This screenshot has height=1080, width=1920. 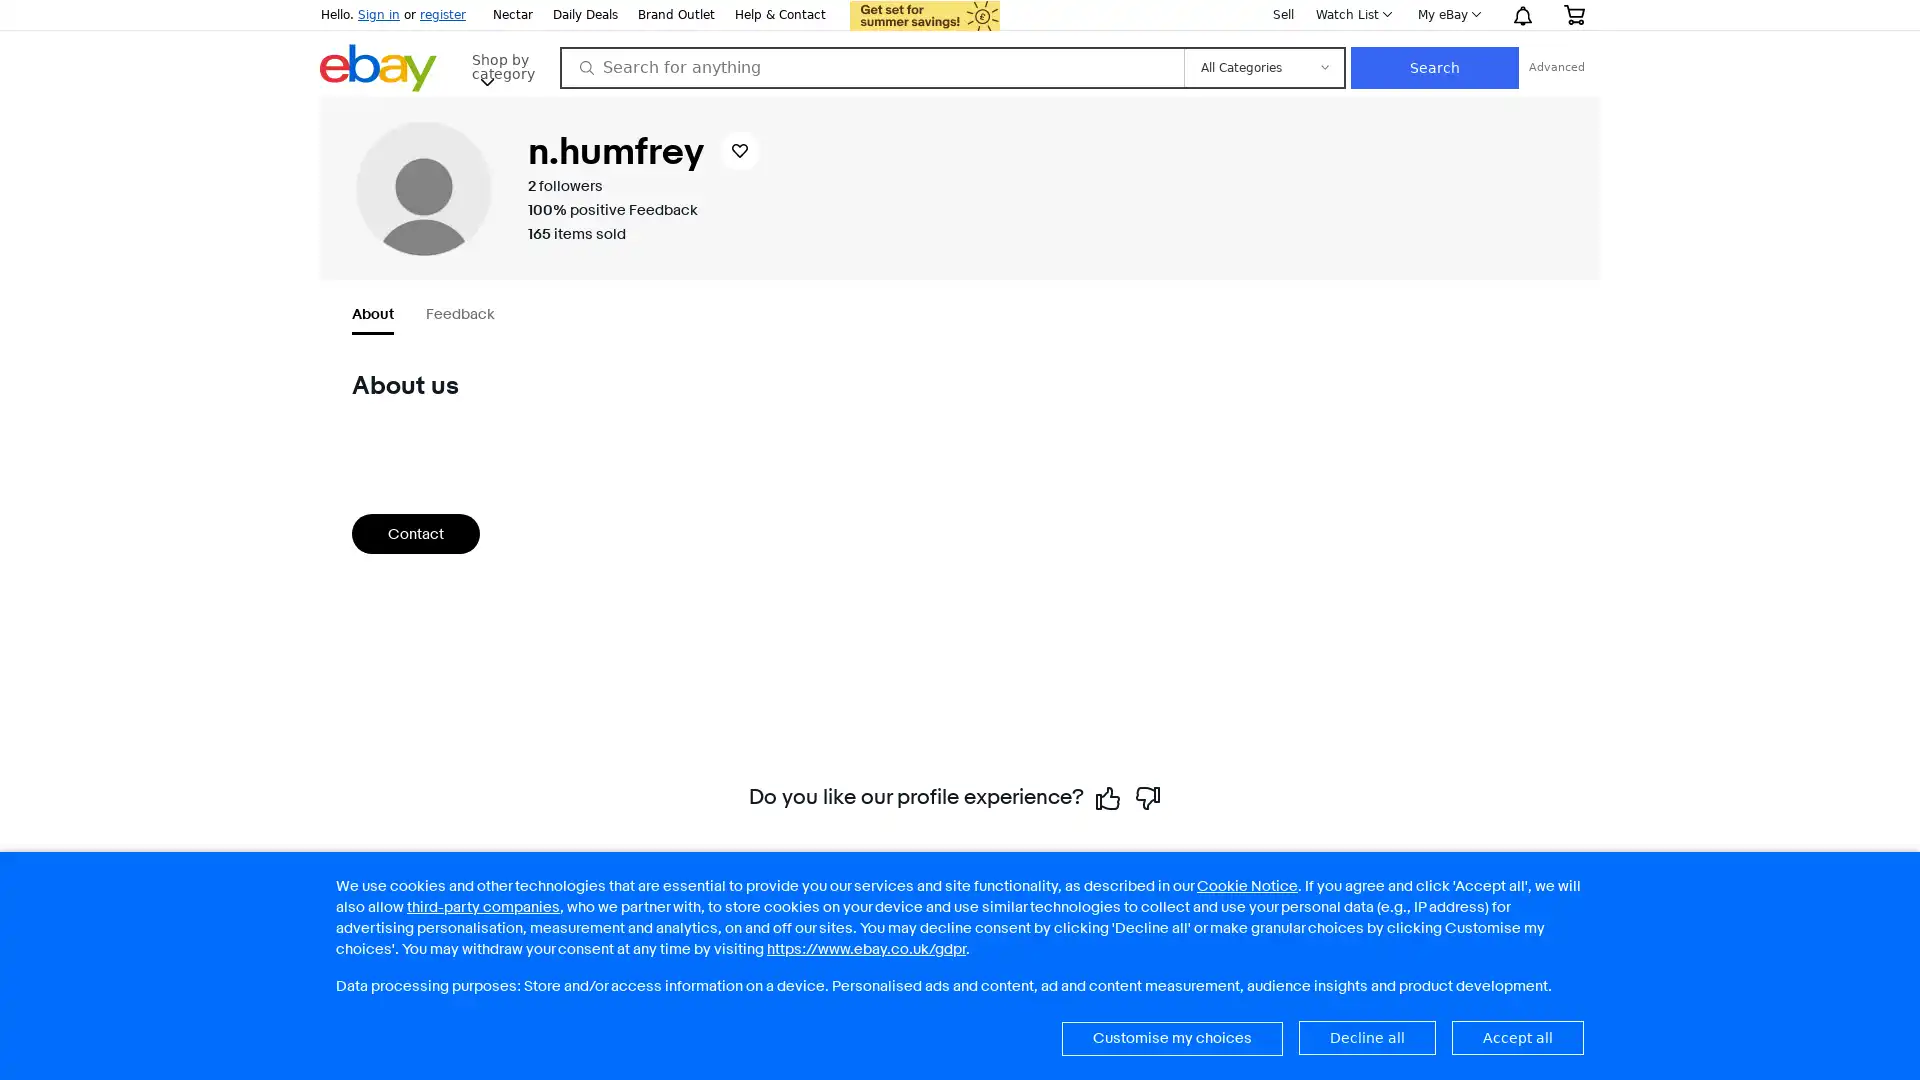 What do you see at coordinates (1517, 1036) in the screenshot?
I see `Accept privacy terms and settings` at bounding box center [1517, 1036].